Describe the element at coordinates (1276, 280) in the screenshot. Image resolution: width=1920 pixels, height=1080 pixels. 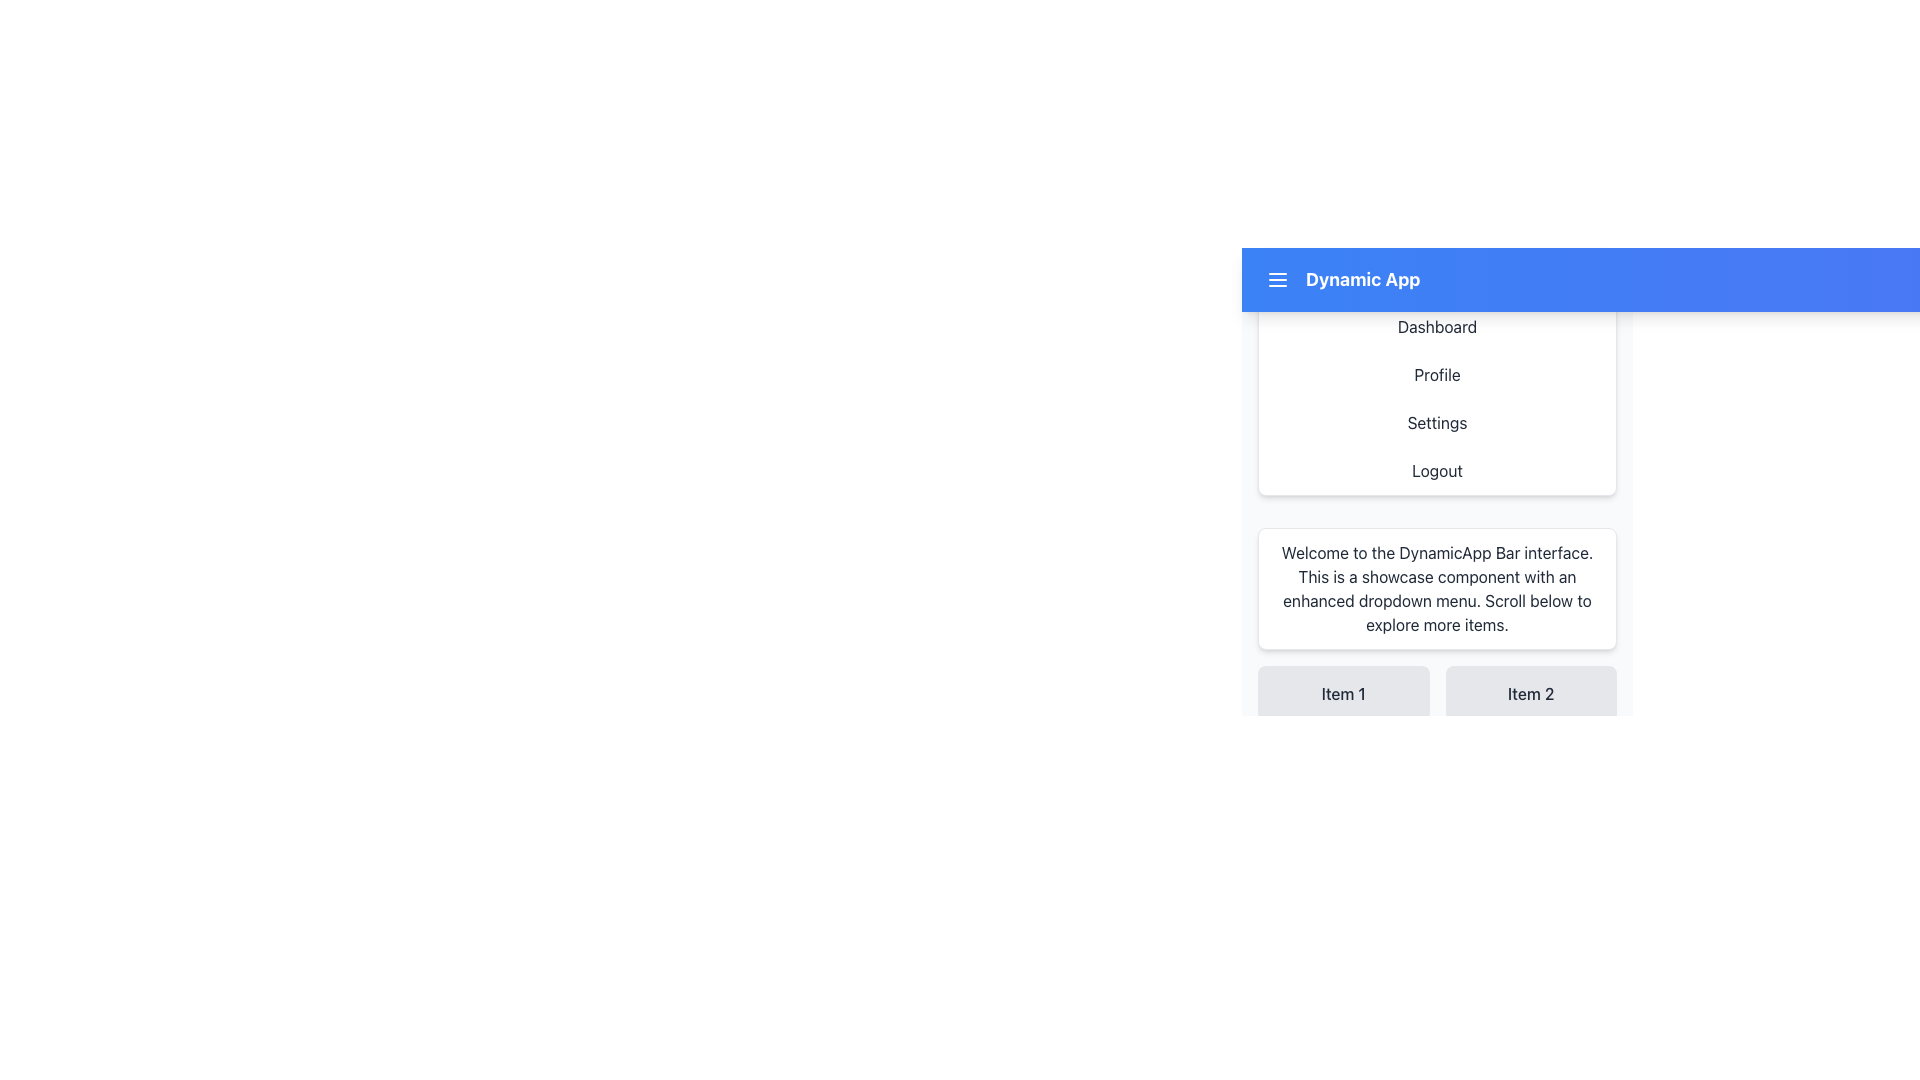
I see `the 'hamburger menu' icon, which consists of three white horizontal lines on a blue background, located at the top-left corner of the navigation bar before the label 'Dynamic App'` at that location.